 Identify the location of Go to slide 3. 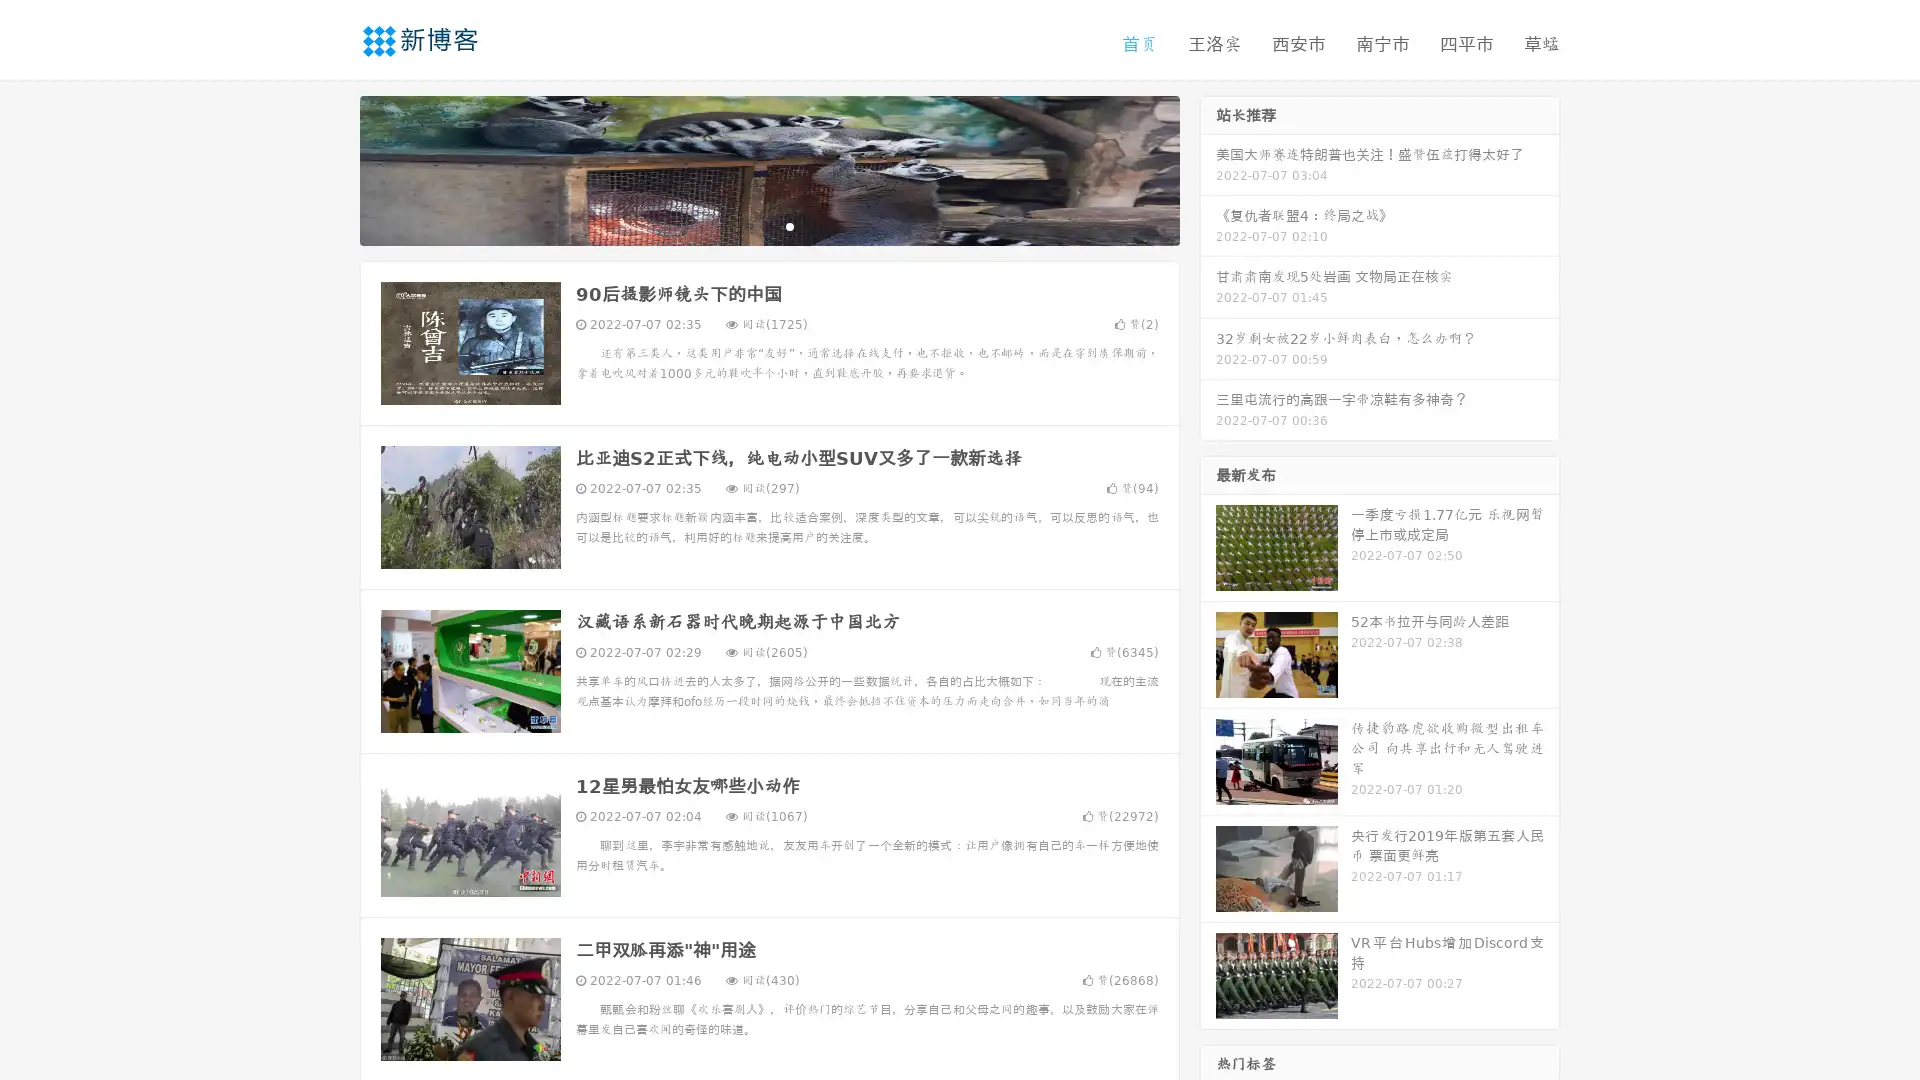
(789, 225).